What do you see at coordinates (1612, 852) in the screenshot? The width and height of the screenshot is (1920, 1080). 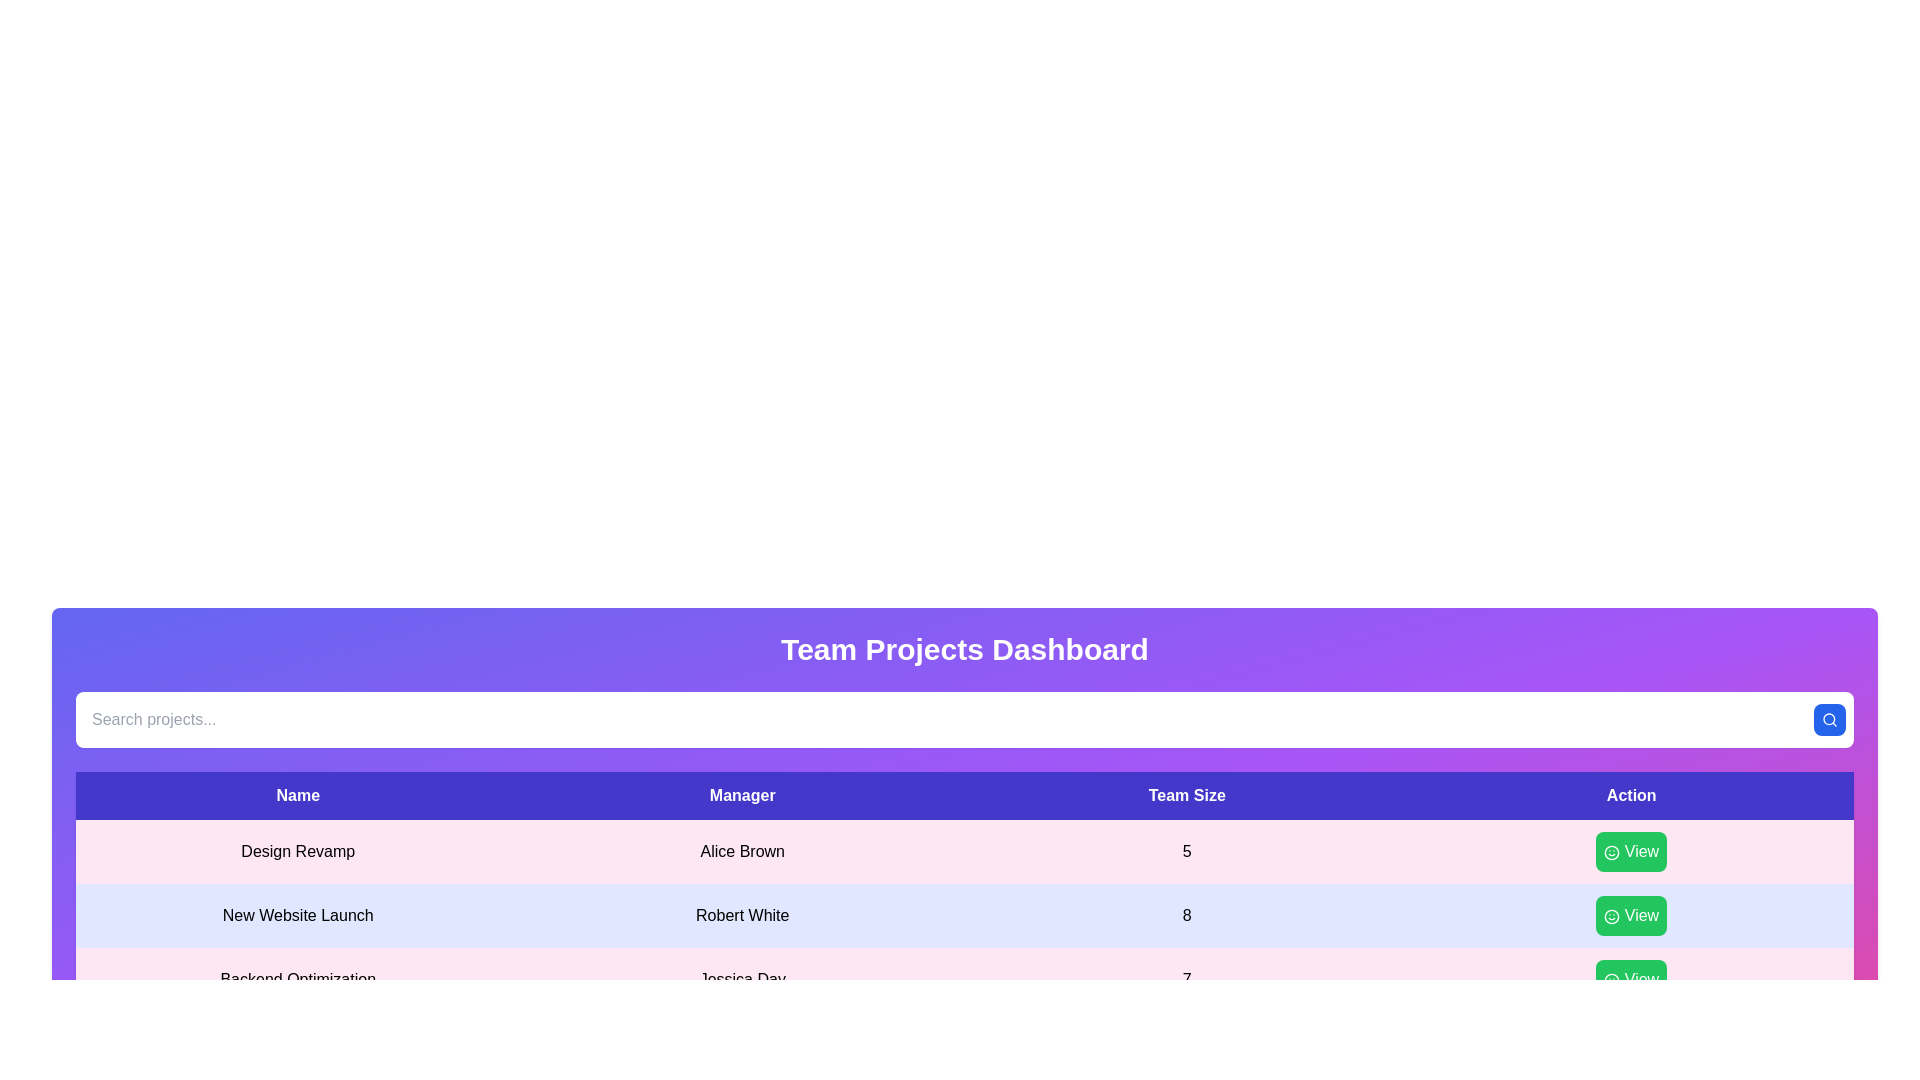 I see `the circular icon element of the smiley icon located near the top-right corner of the action buttons section` at bounding box center [1612, 852].